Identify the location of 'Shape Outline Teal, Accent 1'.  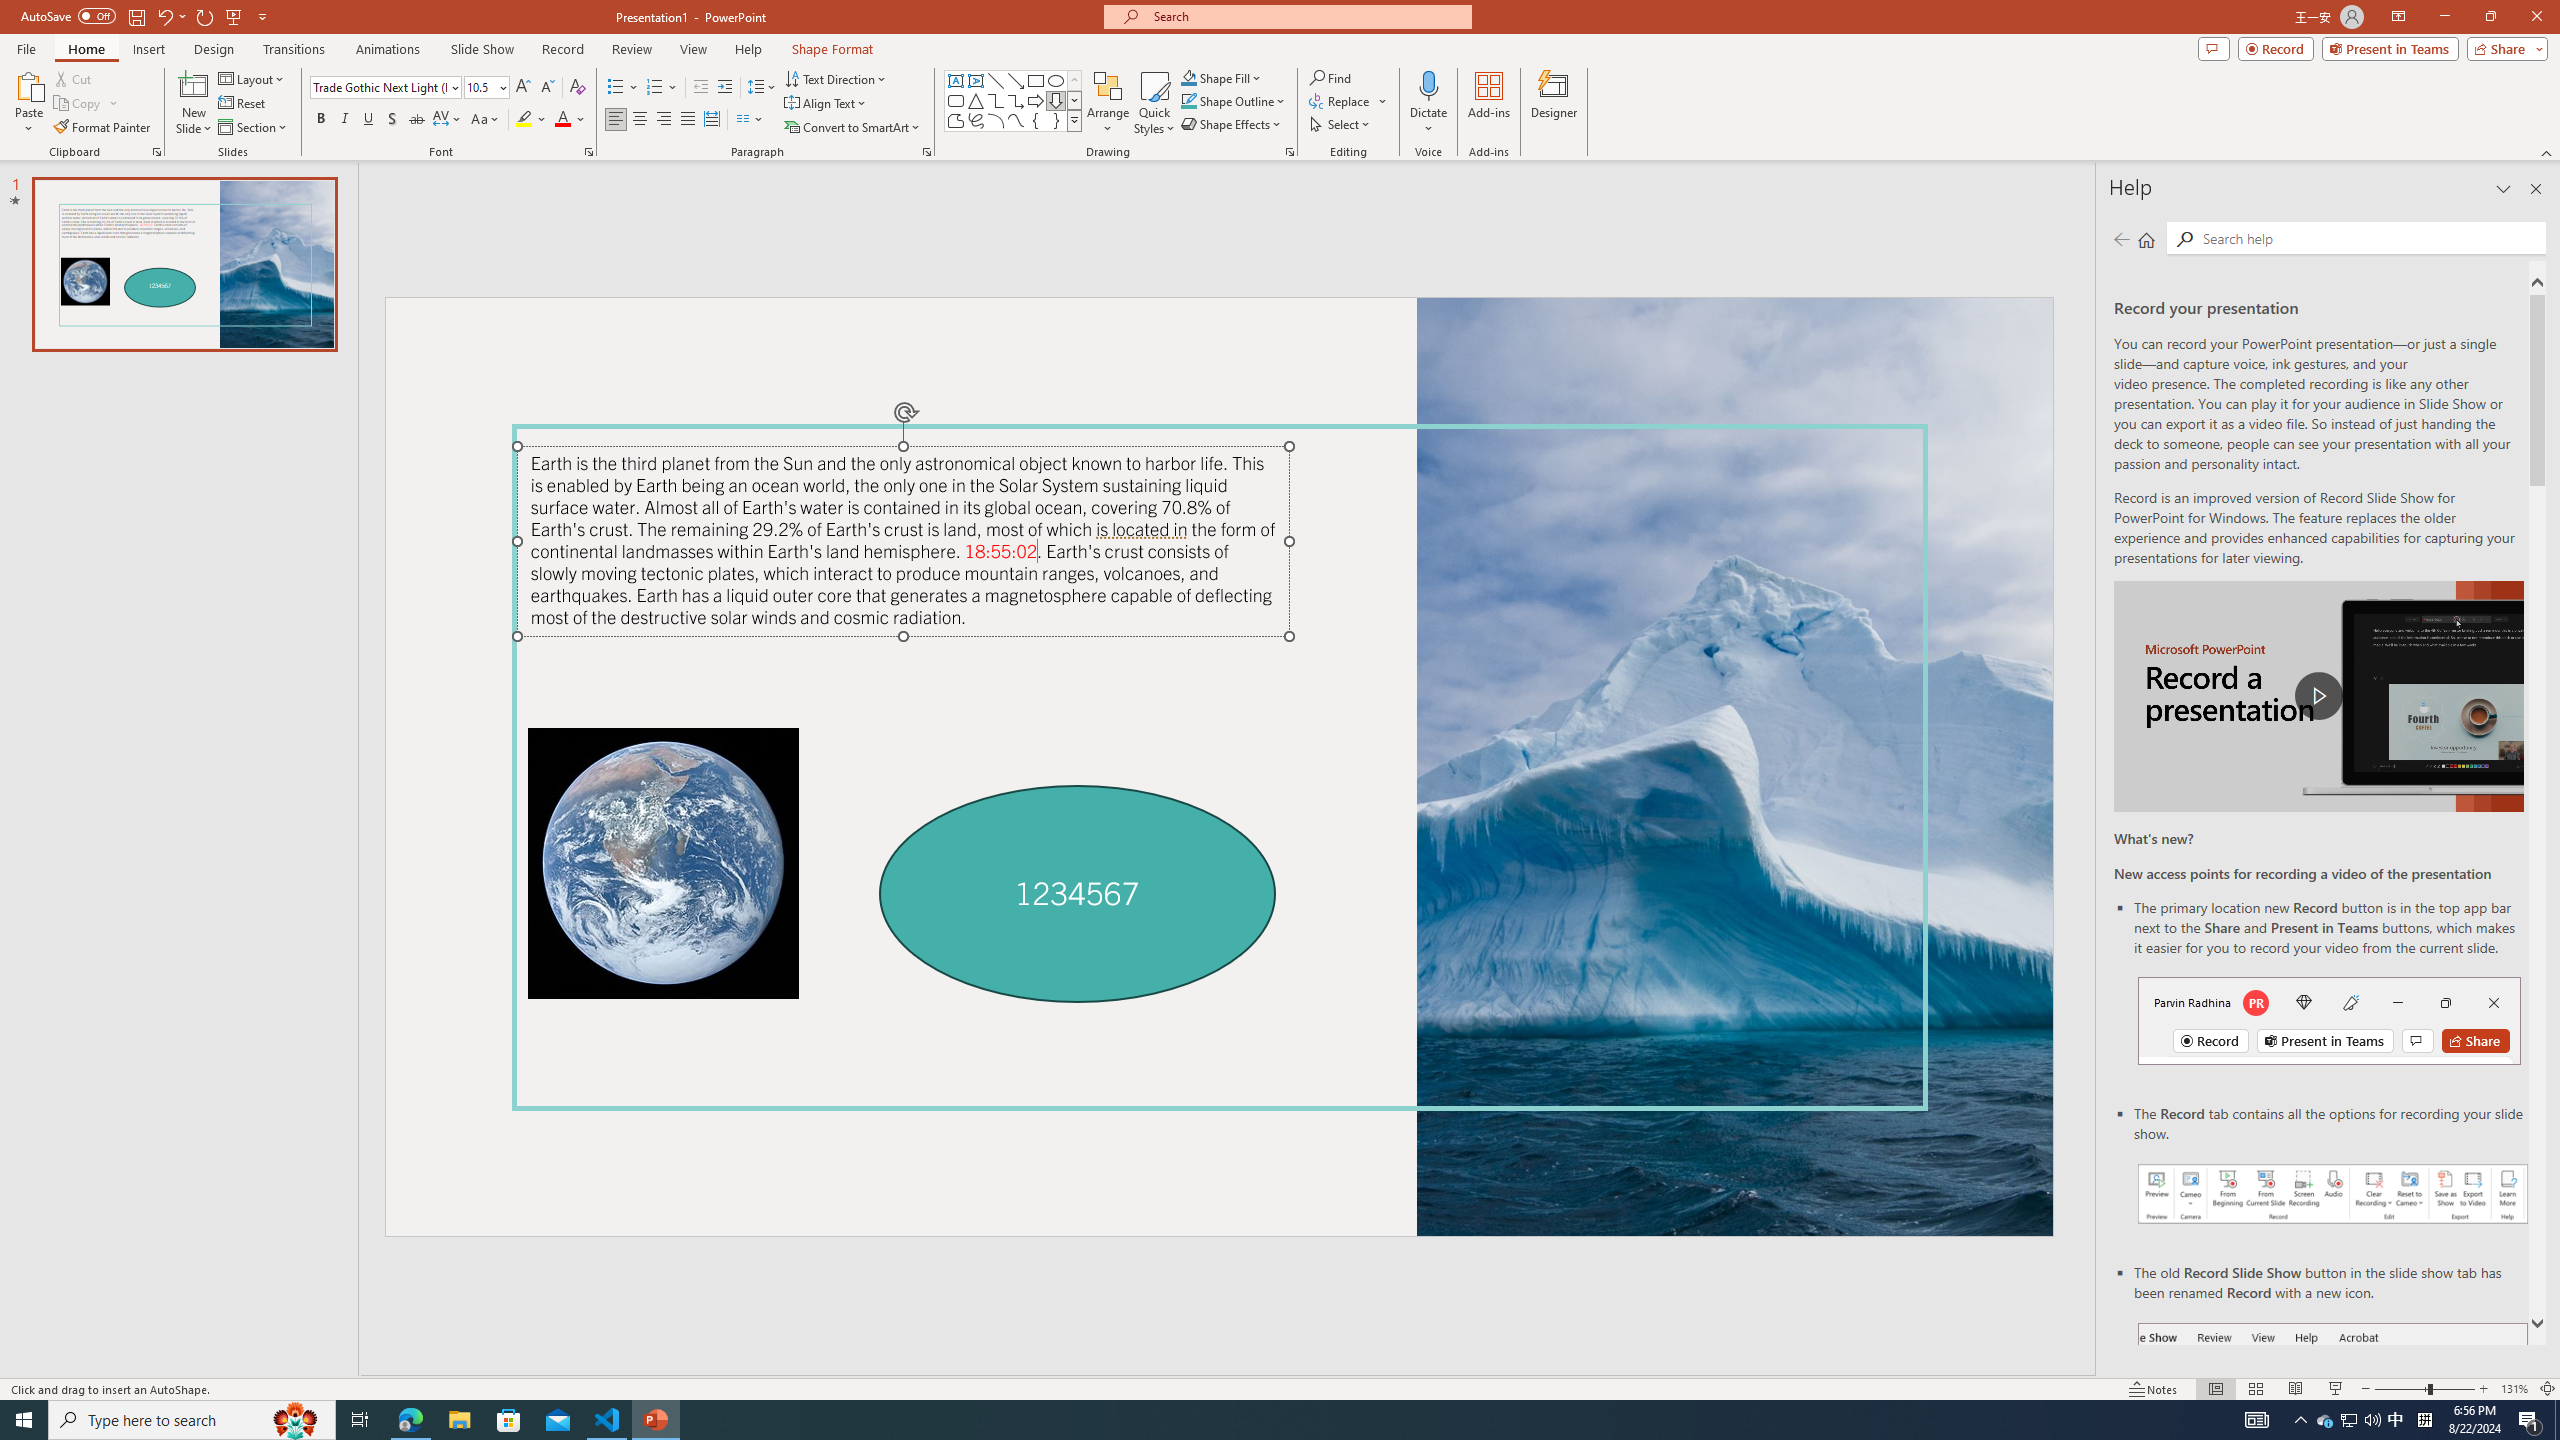
(1189, 99).